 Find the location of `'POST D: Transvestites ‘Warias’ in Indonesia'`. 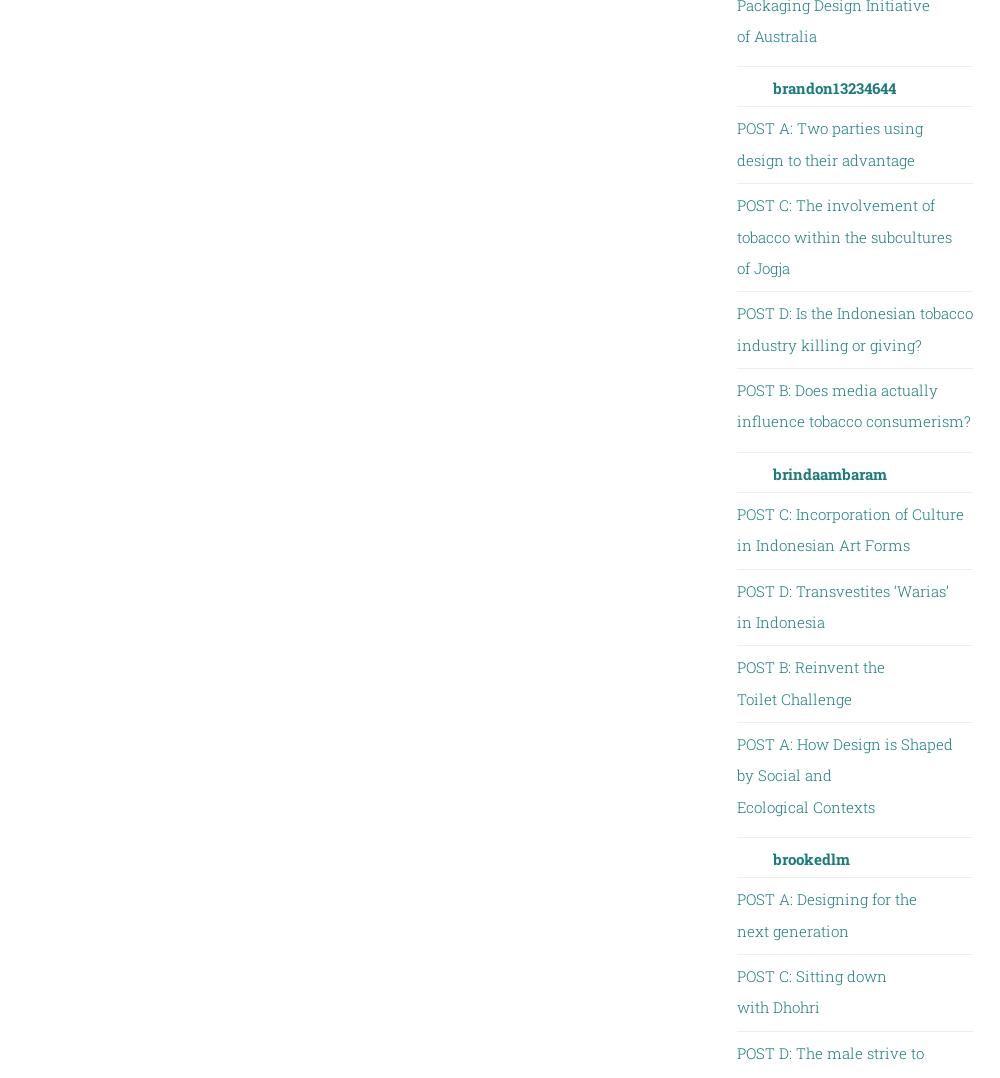

'POST D: Transvestites ‘Warias’ in Indonesia' is located at coordinates (841, 605).